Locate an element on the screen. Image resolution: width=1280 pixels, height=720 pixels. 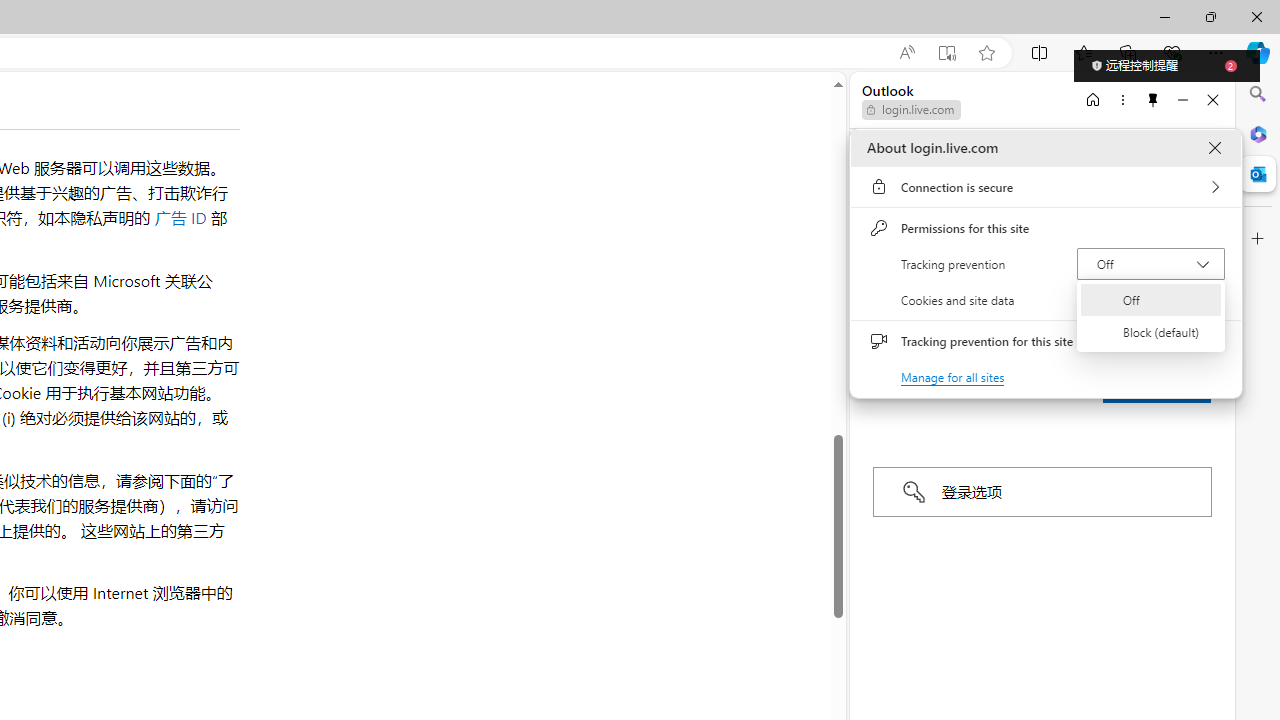
'Permissions for this site' is located at coordinates (1045, 227).